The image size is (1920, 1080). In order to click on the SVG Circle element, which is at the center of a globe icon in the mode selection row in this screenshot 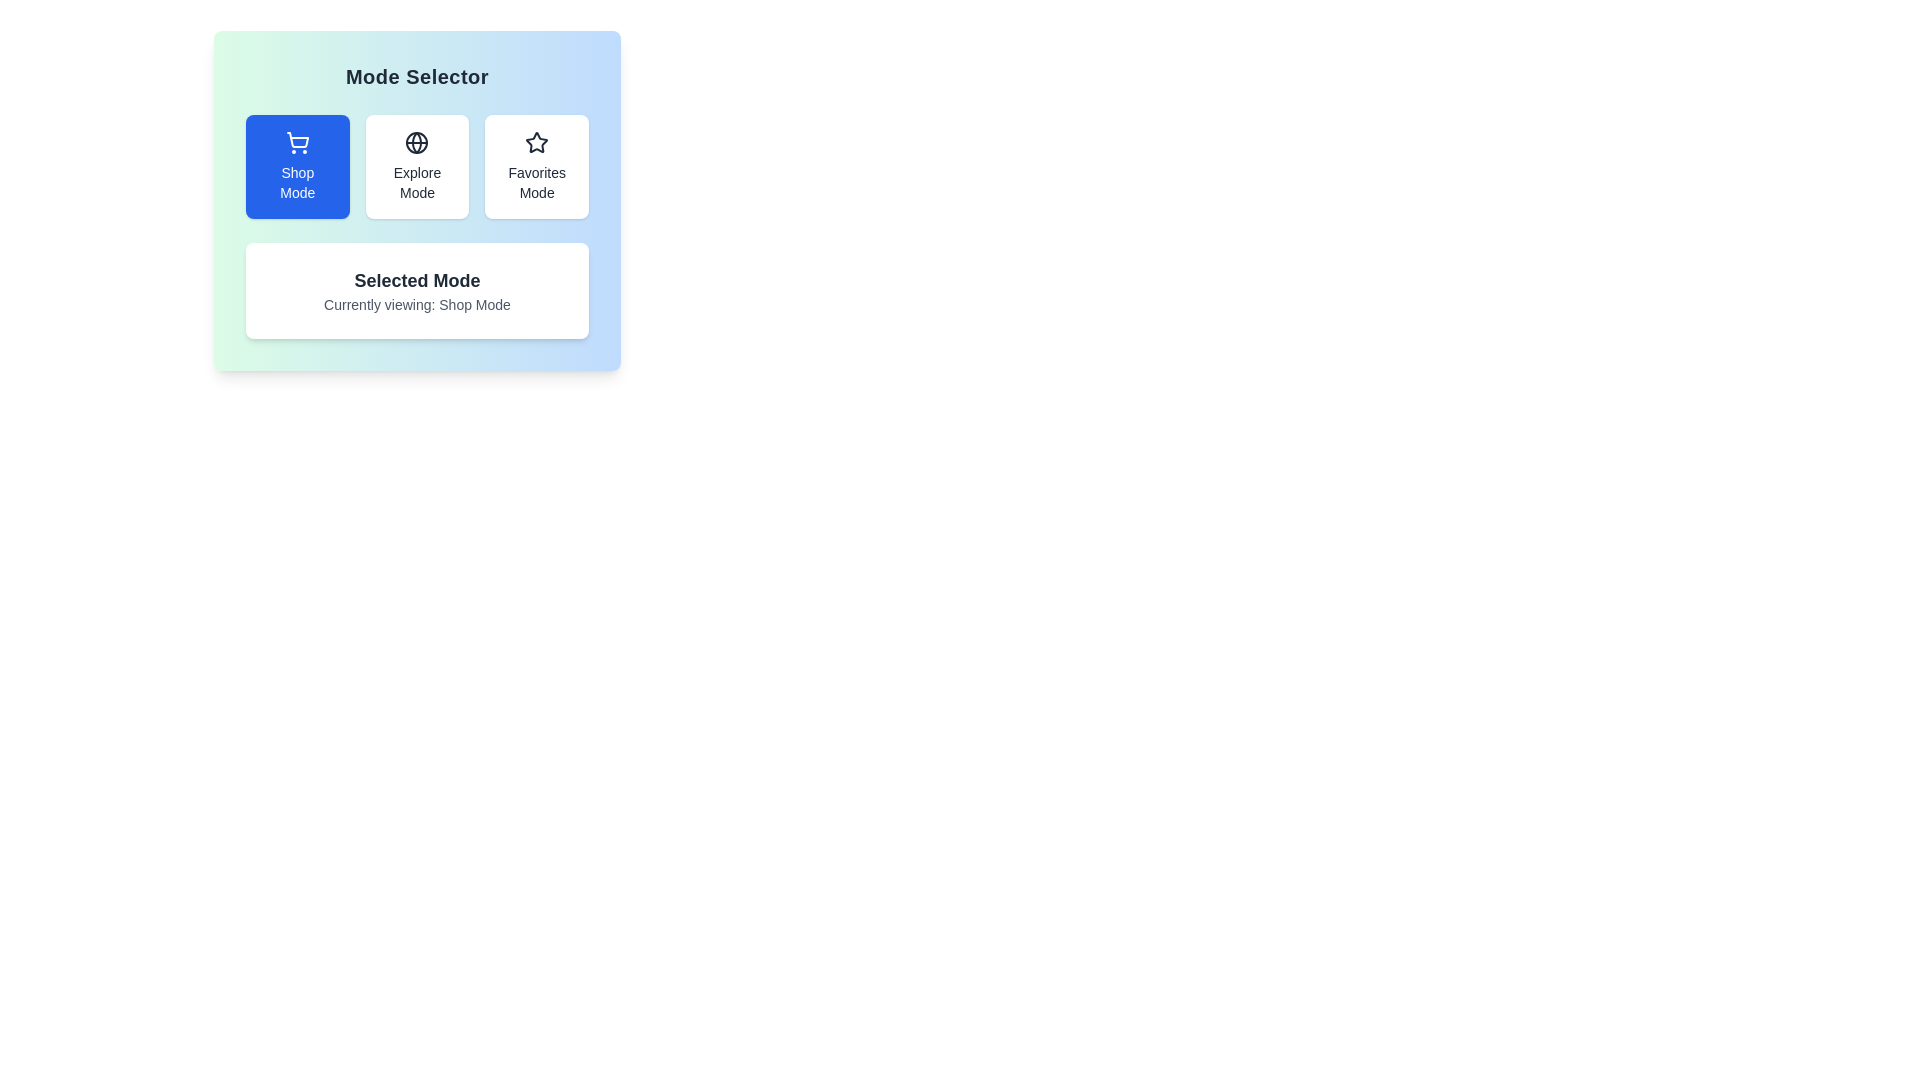, I will do `click(416, 141)`.